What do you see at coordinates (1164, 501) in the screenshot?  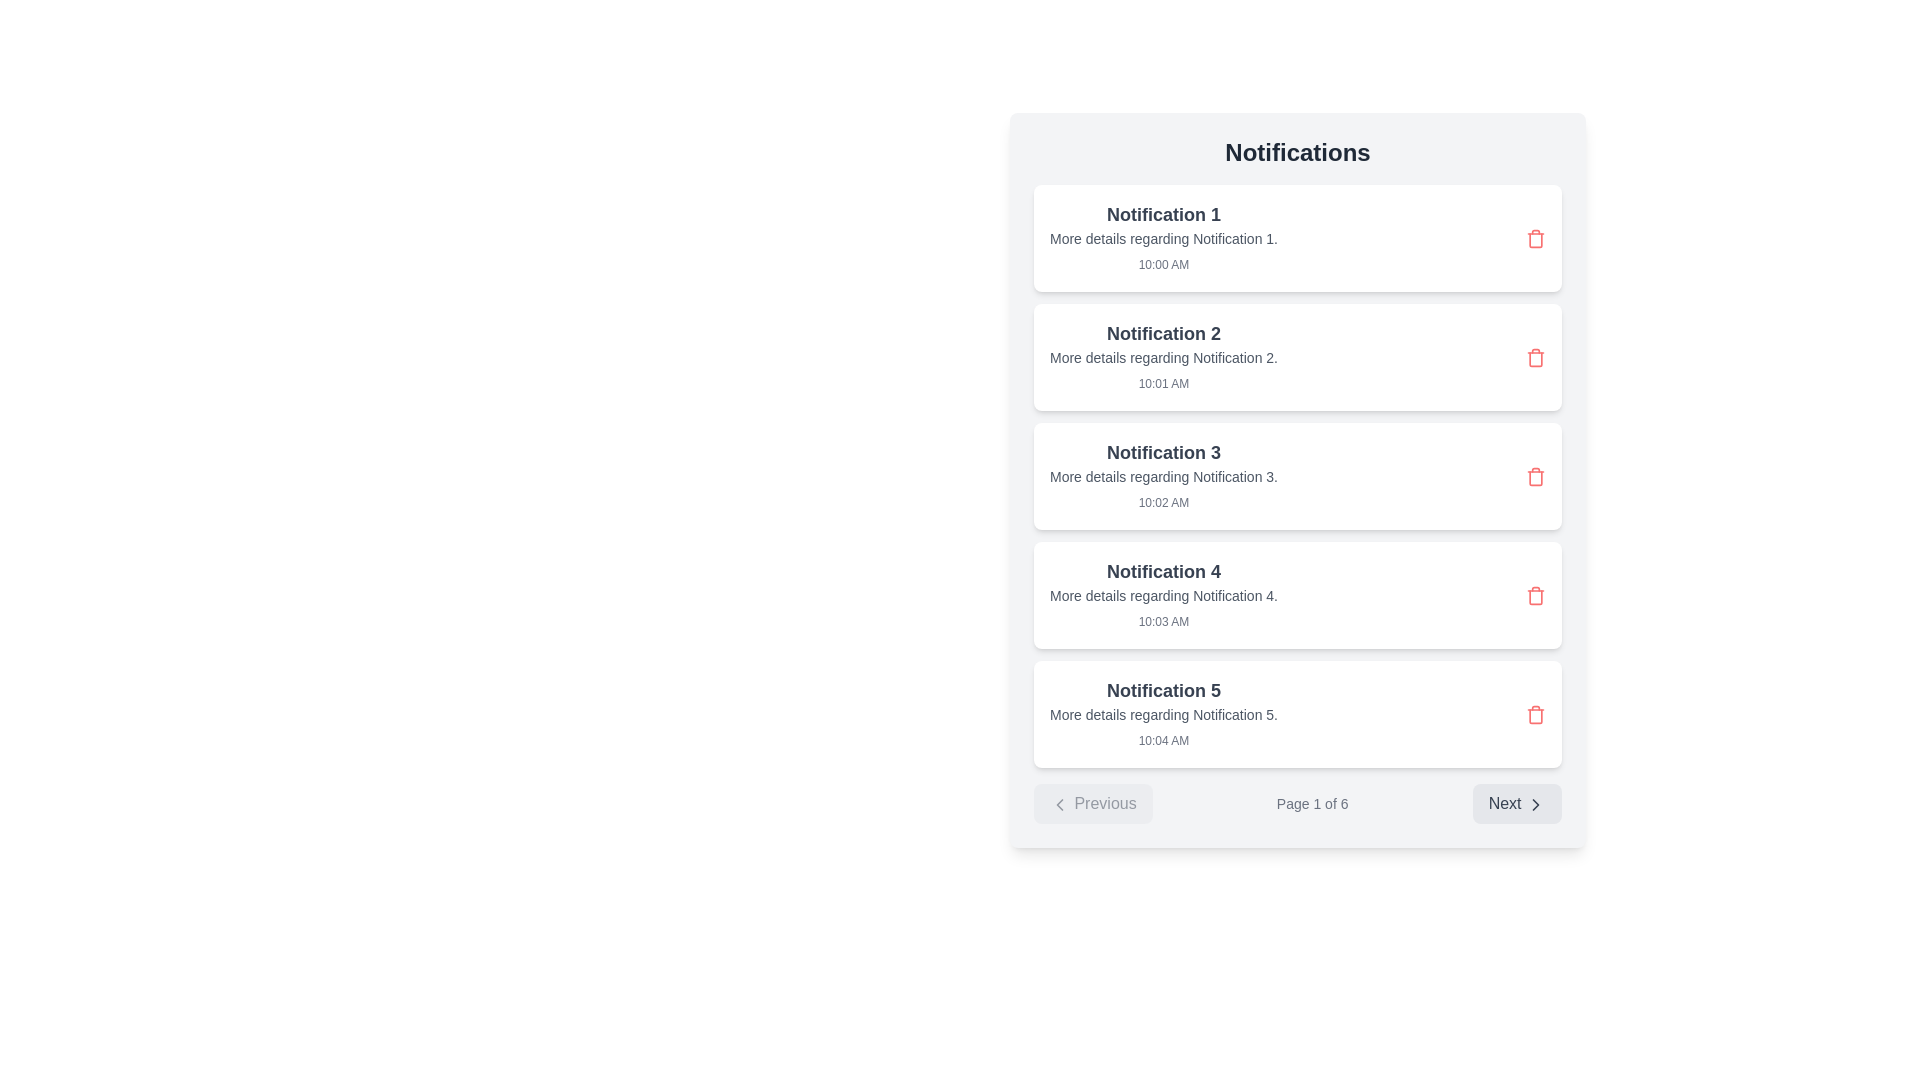 I see `the static text displaying '10:02 AM' located in the footer of the third notification item in the notification list` at bounding box center [1164, 501].